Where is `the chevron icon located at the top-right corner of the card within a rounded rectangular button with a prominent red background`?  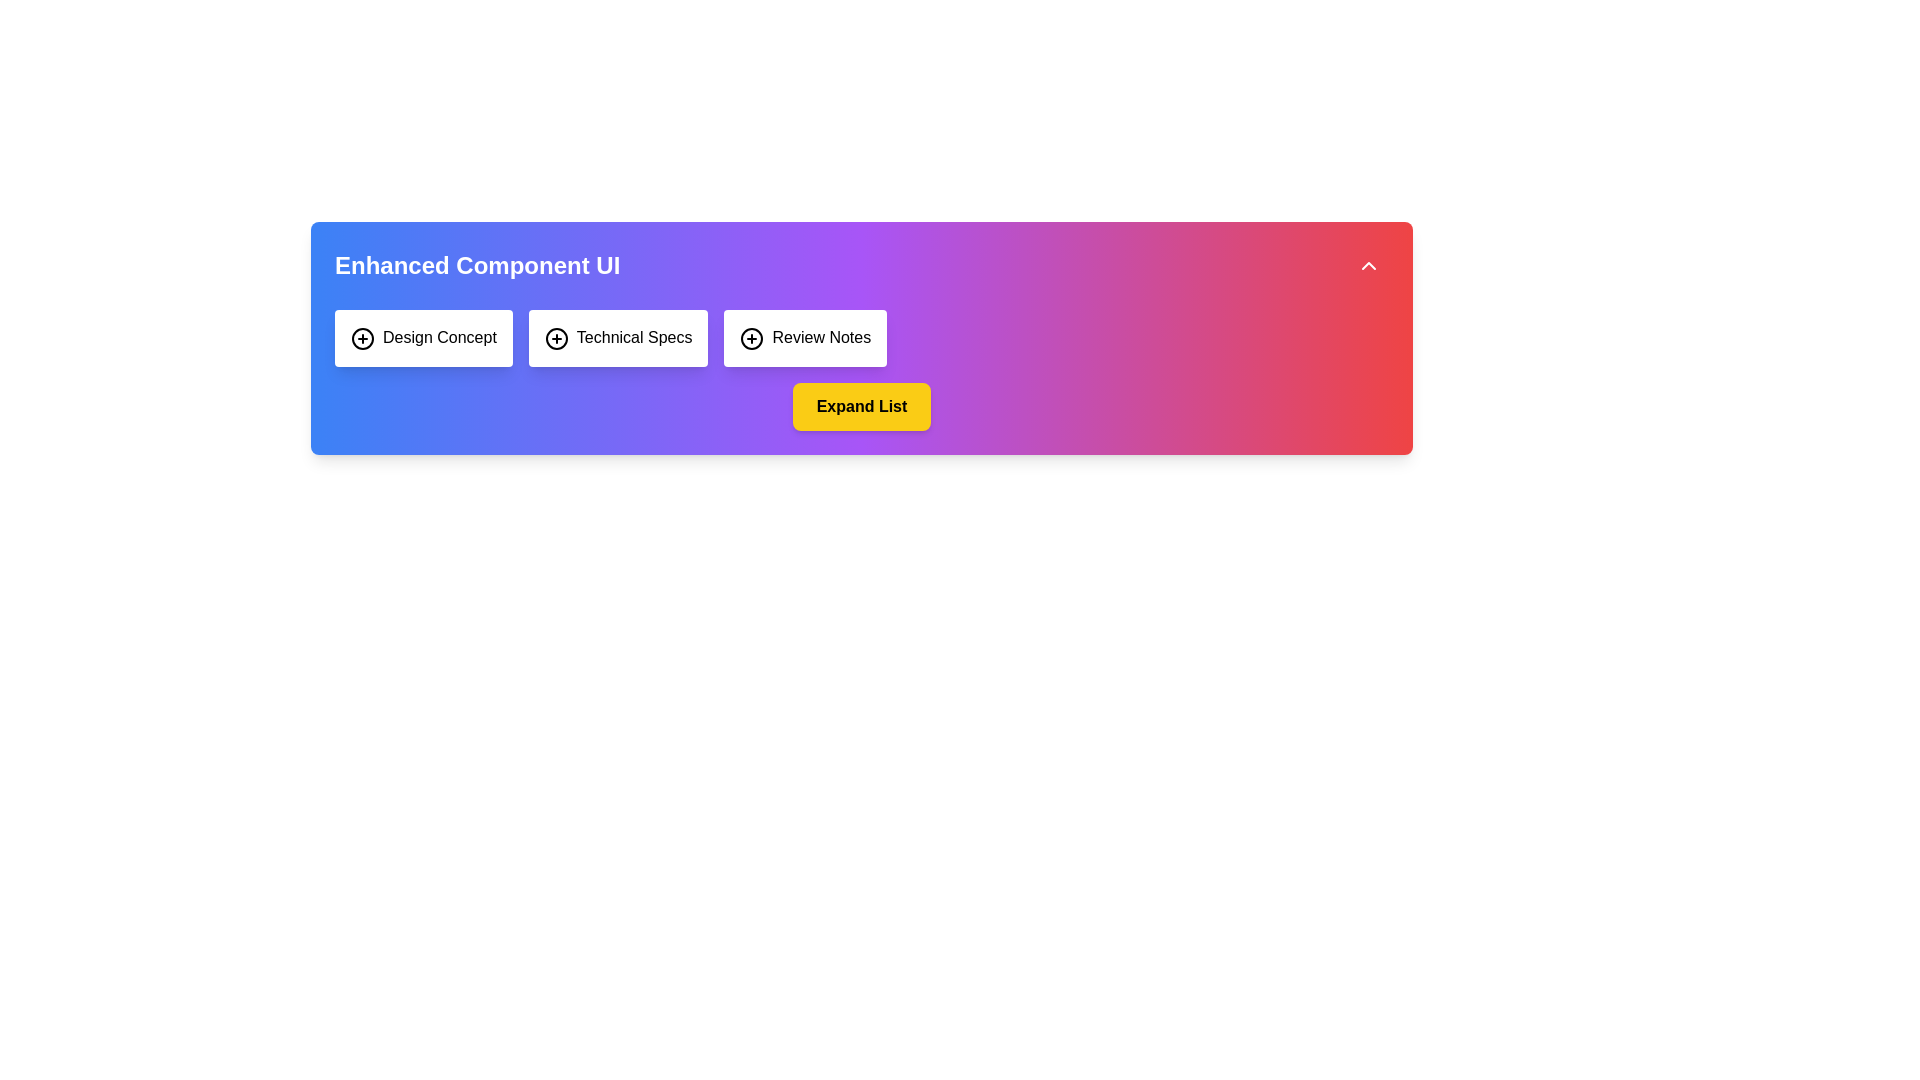 the chevron icon located at the top-right corner of the card within a rounded rectangular button with a prominent red background is located at coordinates (1367, 265).